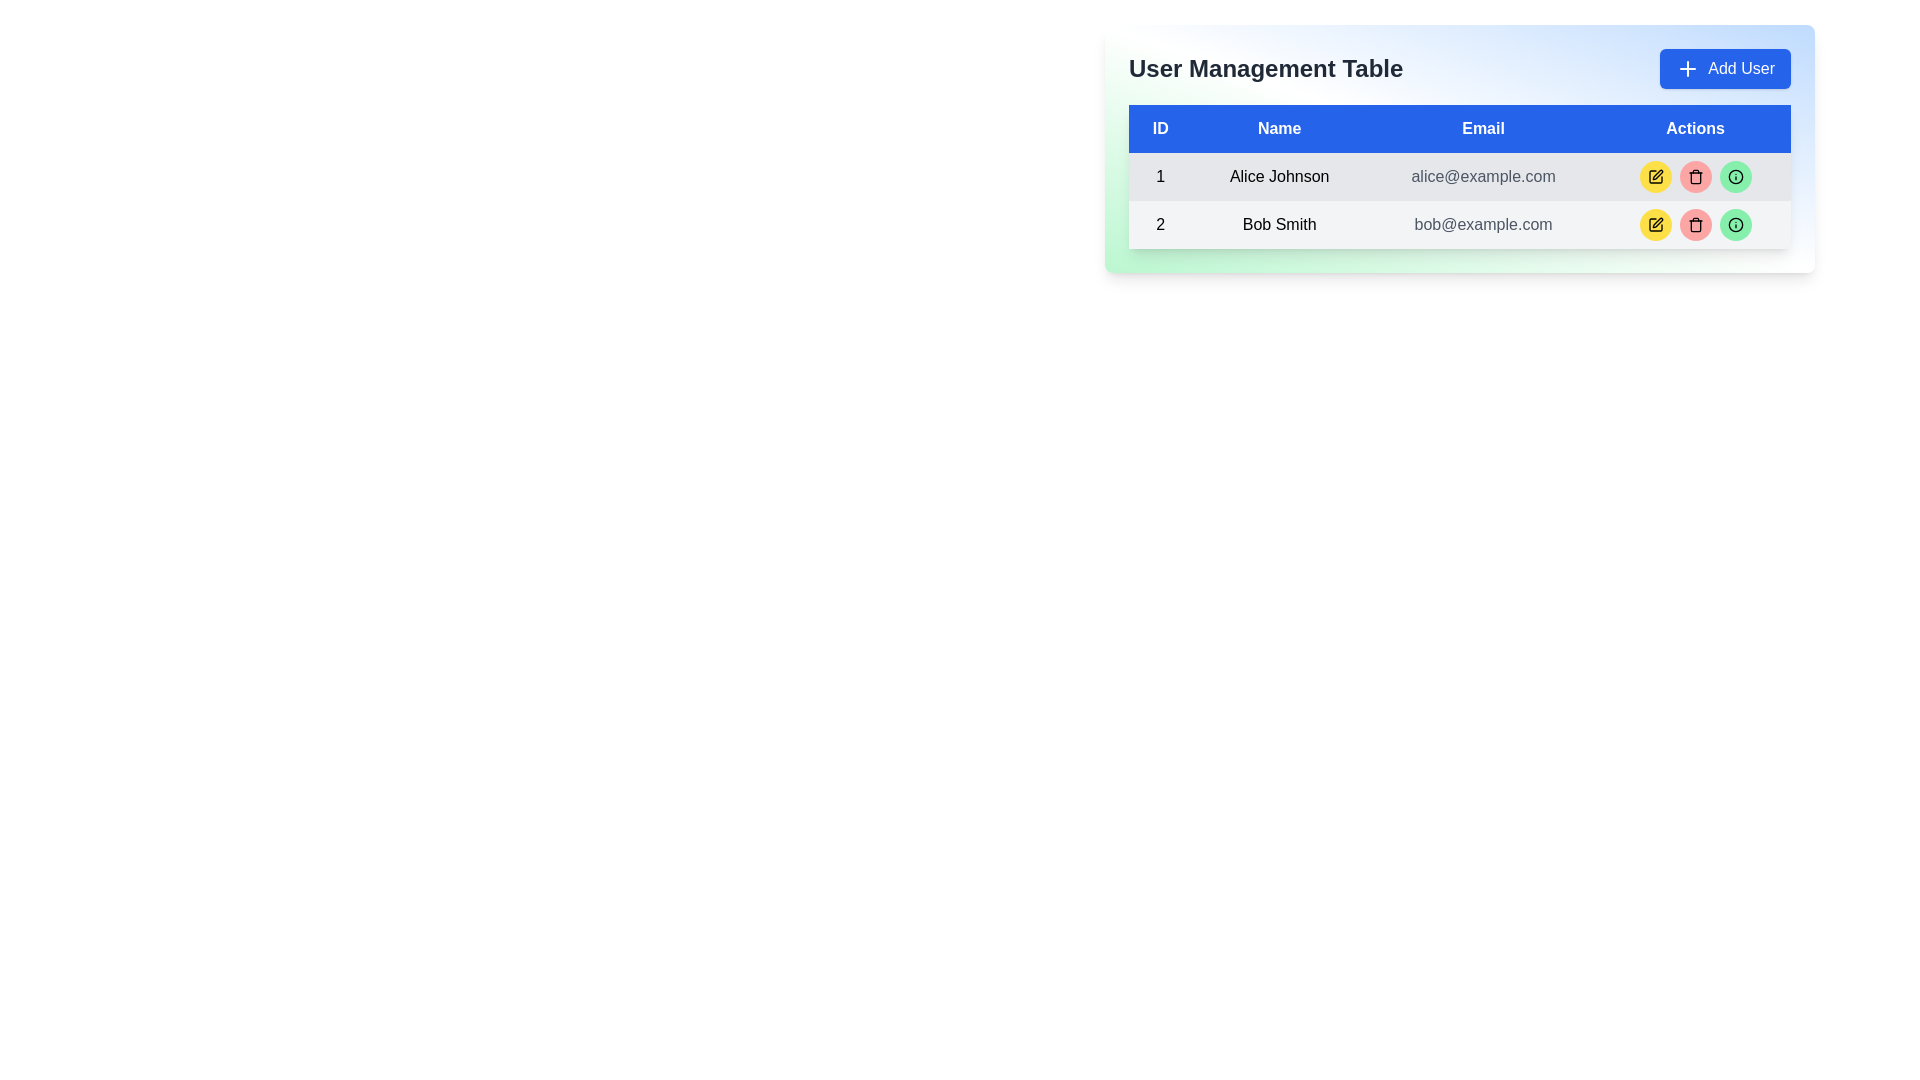  Describe the element at coordinates (1160, 176) in the screenshot. I see `the numeral '1' in the ID column of the user management table for user 'Alice Johnson'` at that location.